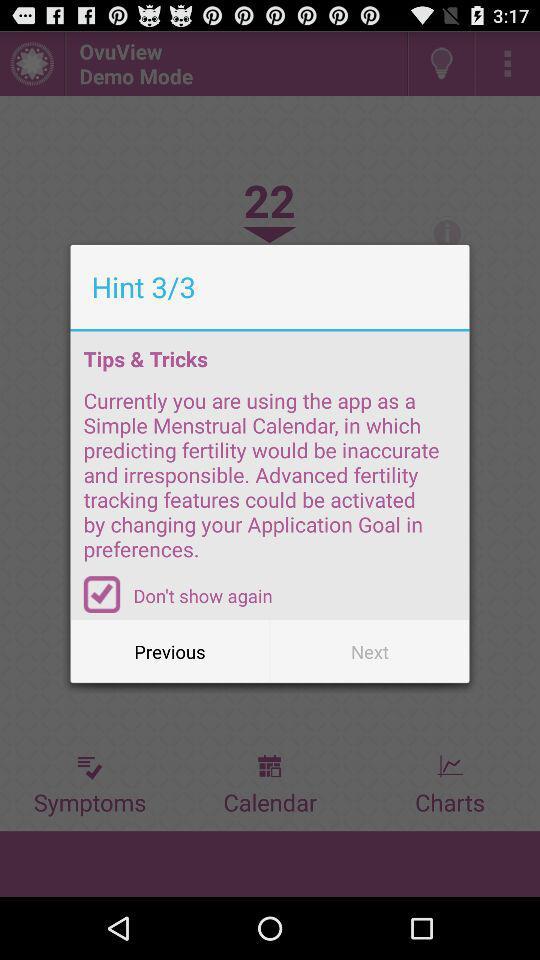  I want to click on the currently you are, so click(270, 480).